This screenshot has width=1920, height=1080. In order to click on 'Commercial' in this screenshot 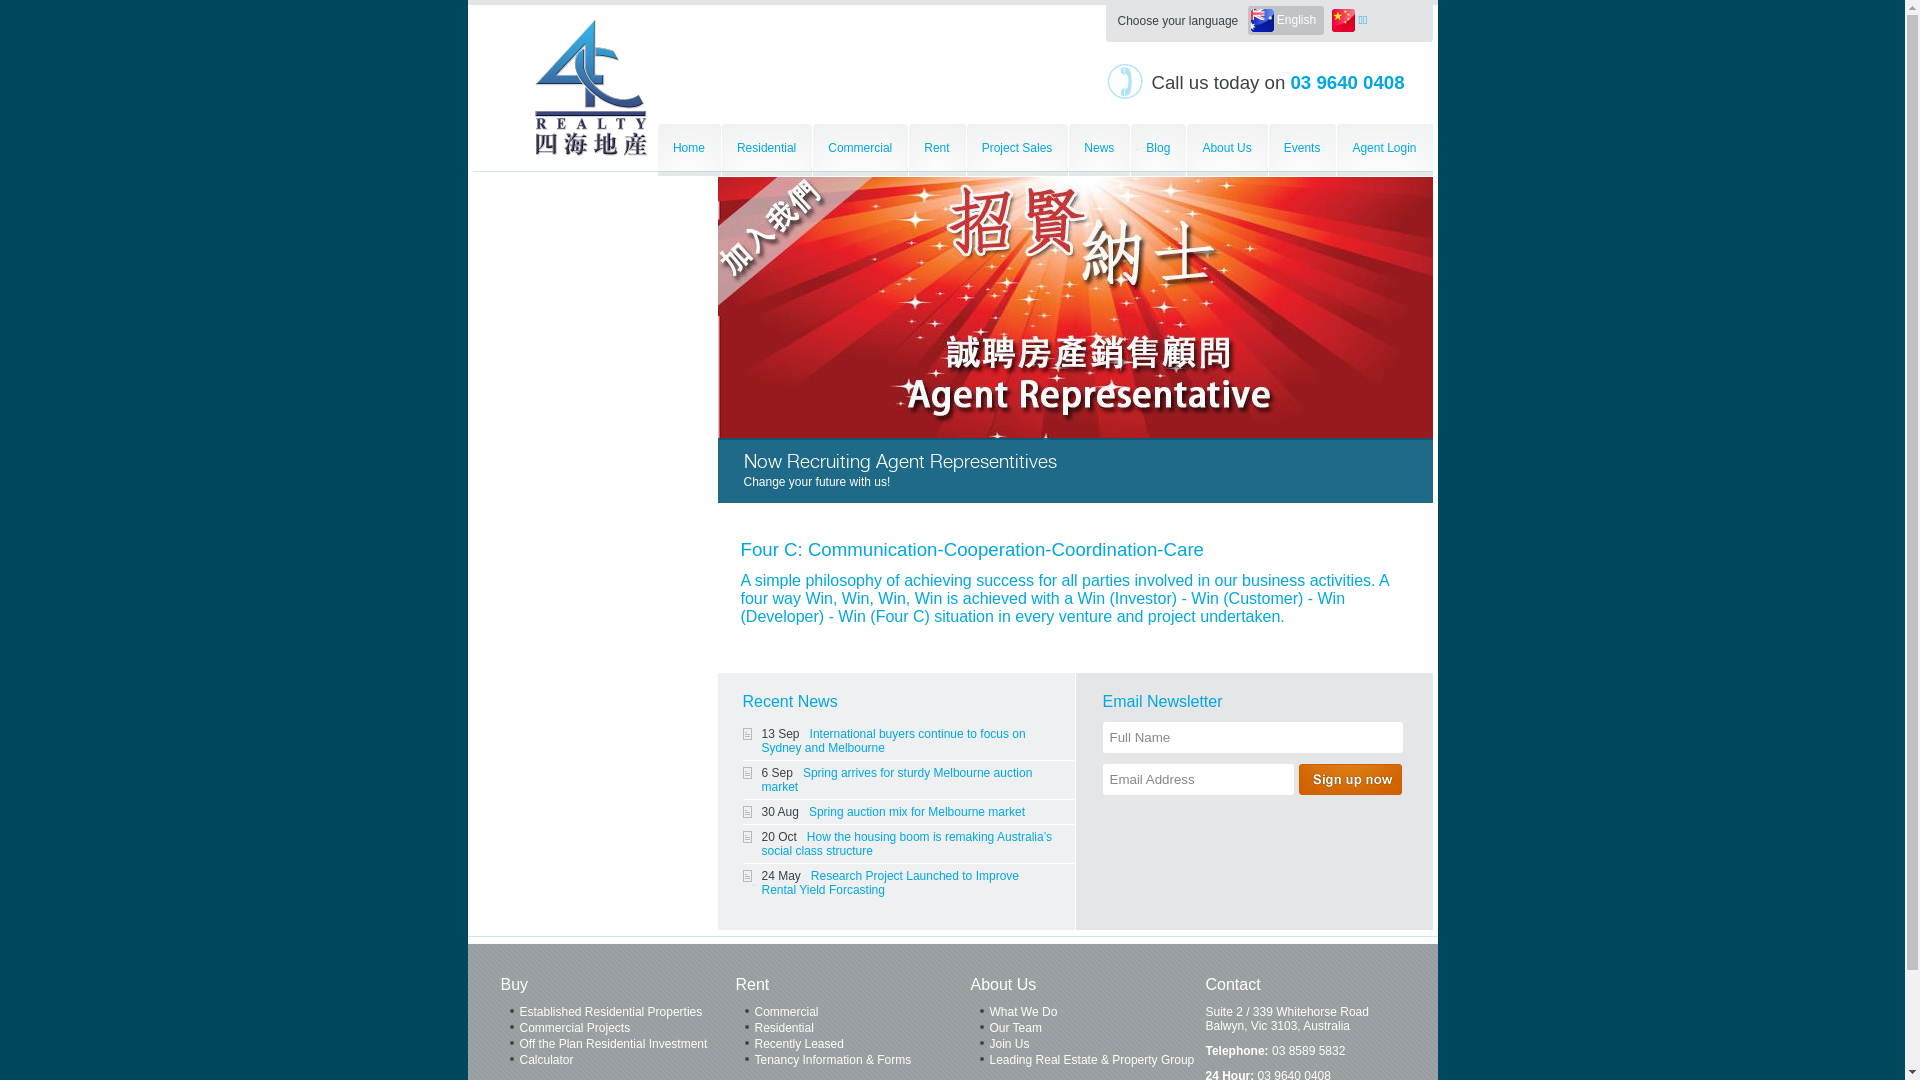, I will do `click(853, 1013)`.